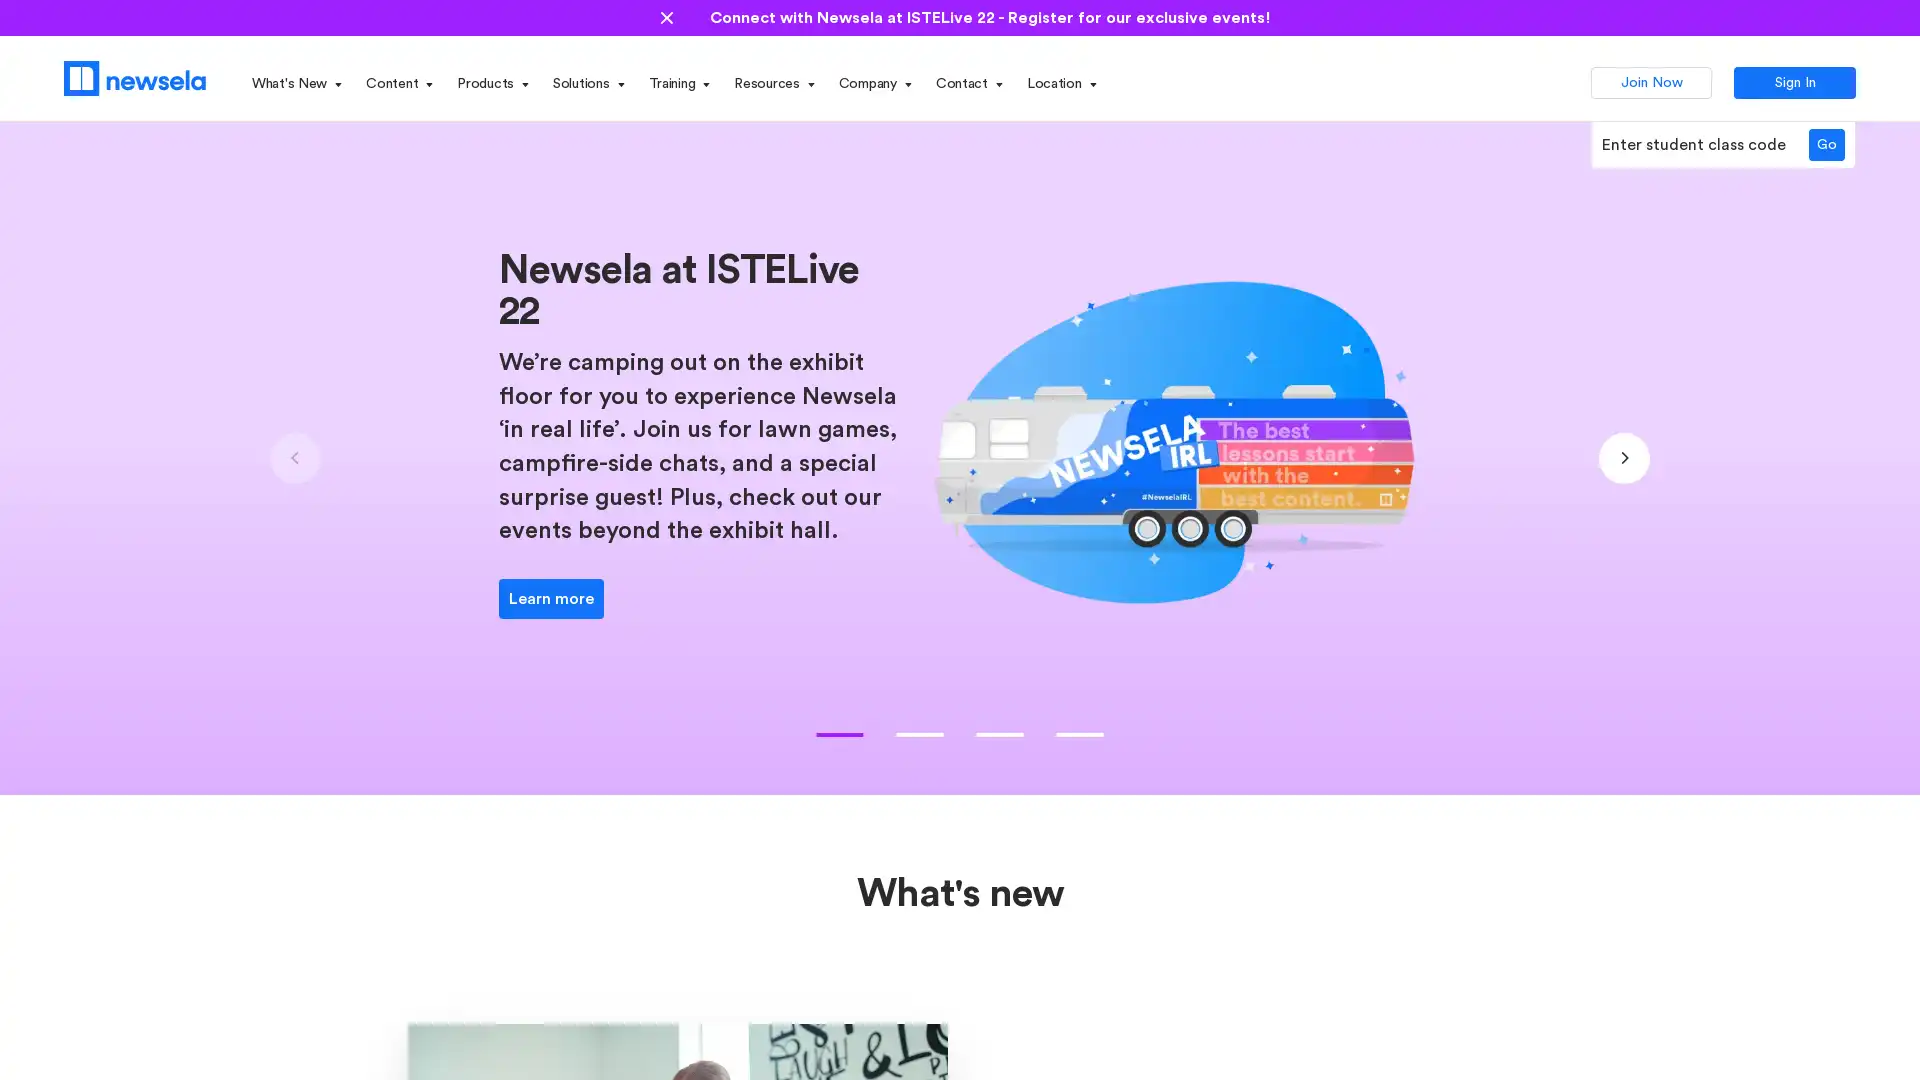 This screenshot has height=1080, width=1920. What do you see at coordinates (1827, 144) in the screenshot?
I see `Go` at bounding box center [1827, 144].